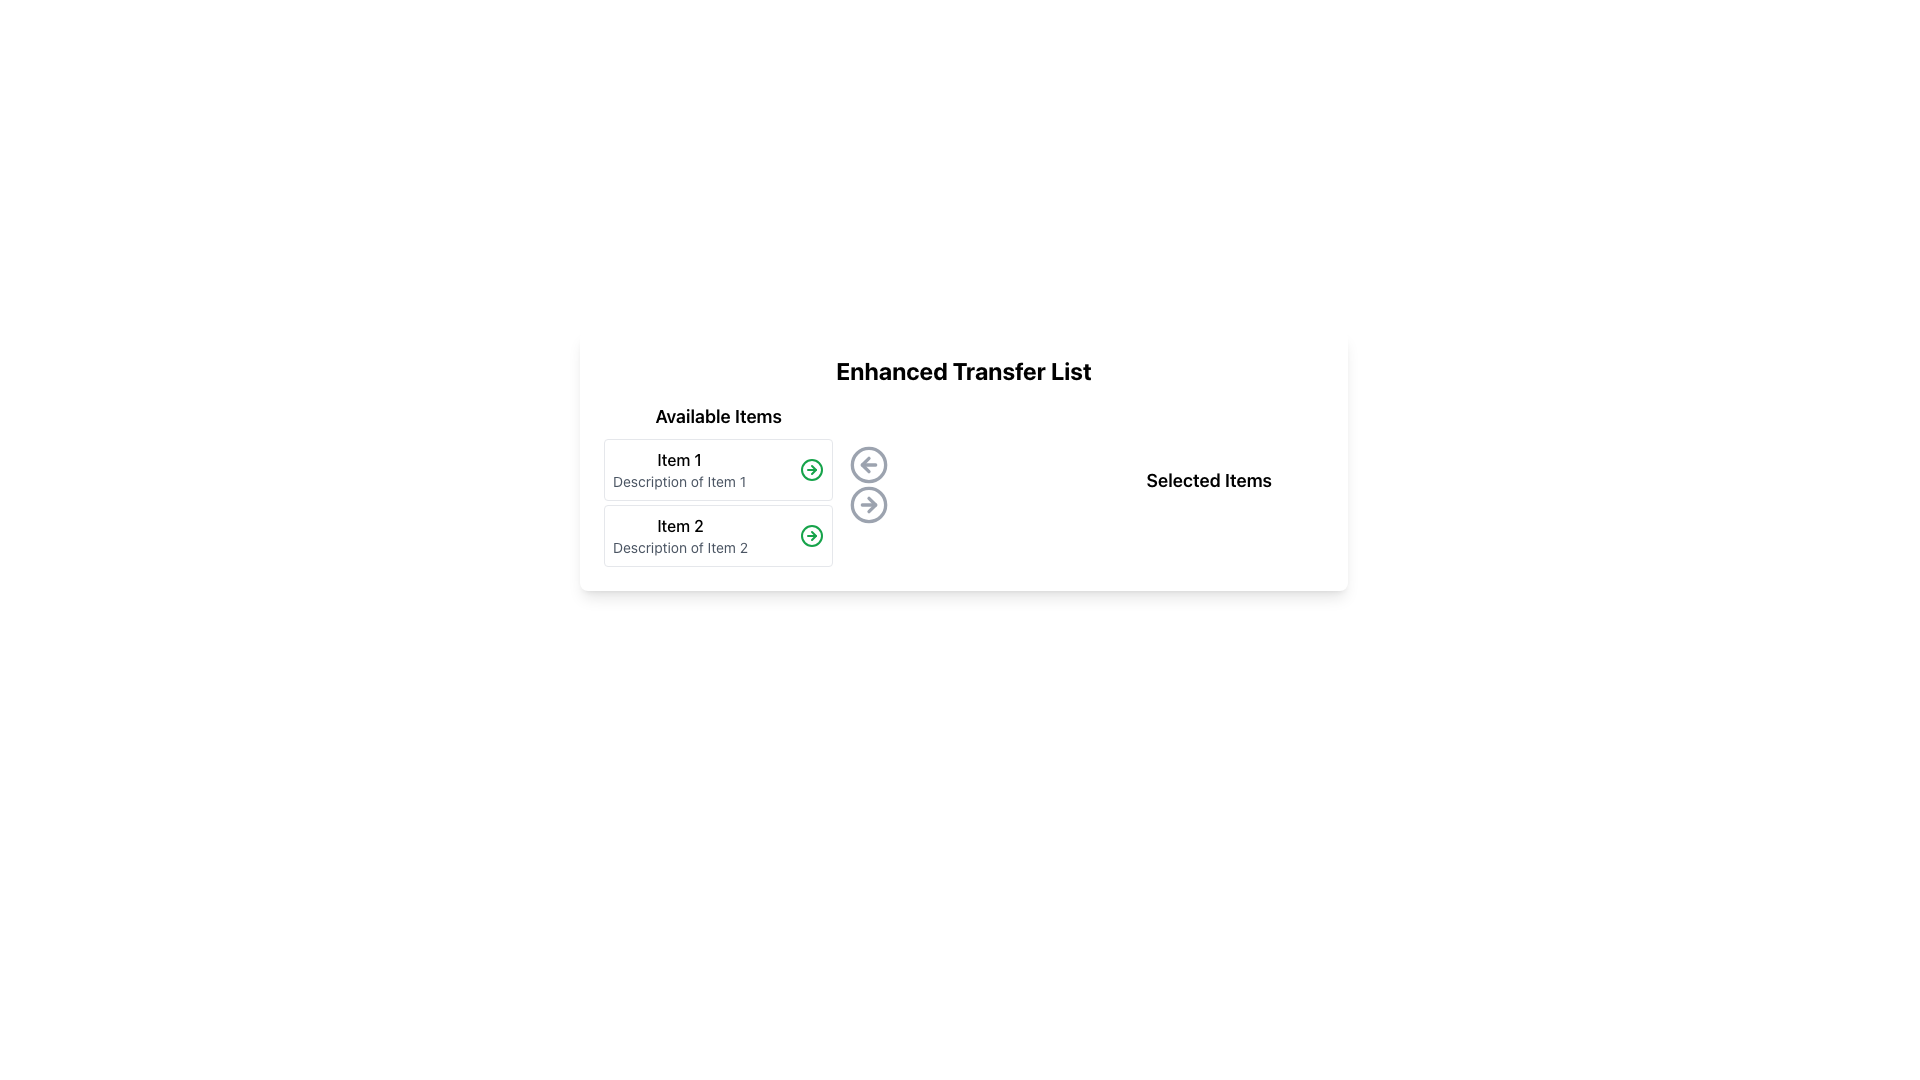 This screenshot has width=1920, height=1080. I want to click on the list item titled 'Item 1' with a bold black title and a gray subtitle, so click(718, 470).